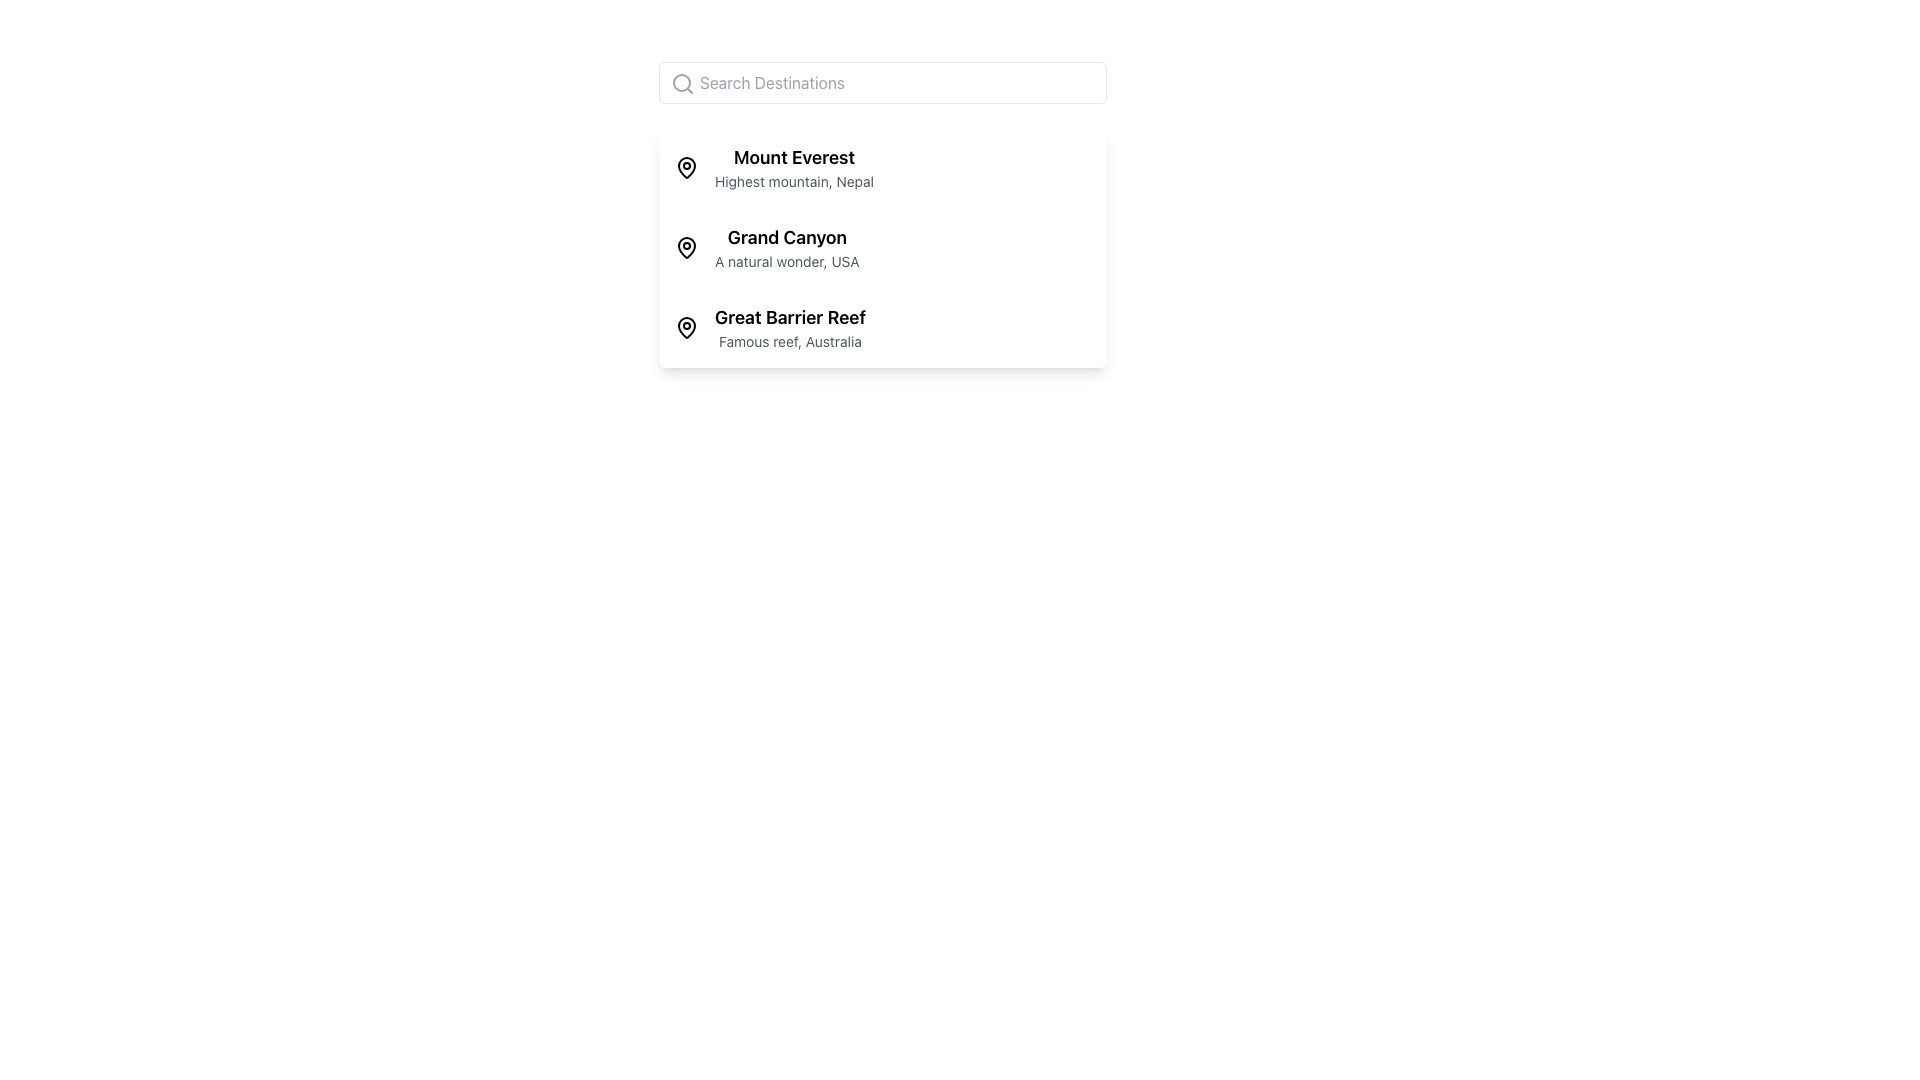 This screenshot has width=1920, height=1080. I want to click on the black map pin icon located to the left of the text 'Grand Canyon A natural wonder, USA', which is the leftmost element in the second position of a vertical list of three entries, so click(686, 246).